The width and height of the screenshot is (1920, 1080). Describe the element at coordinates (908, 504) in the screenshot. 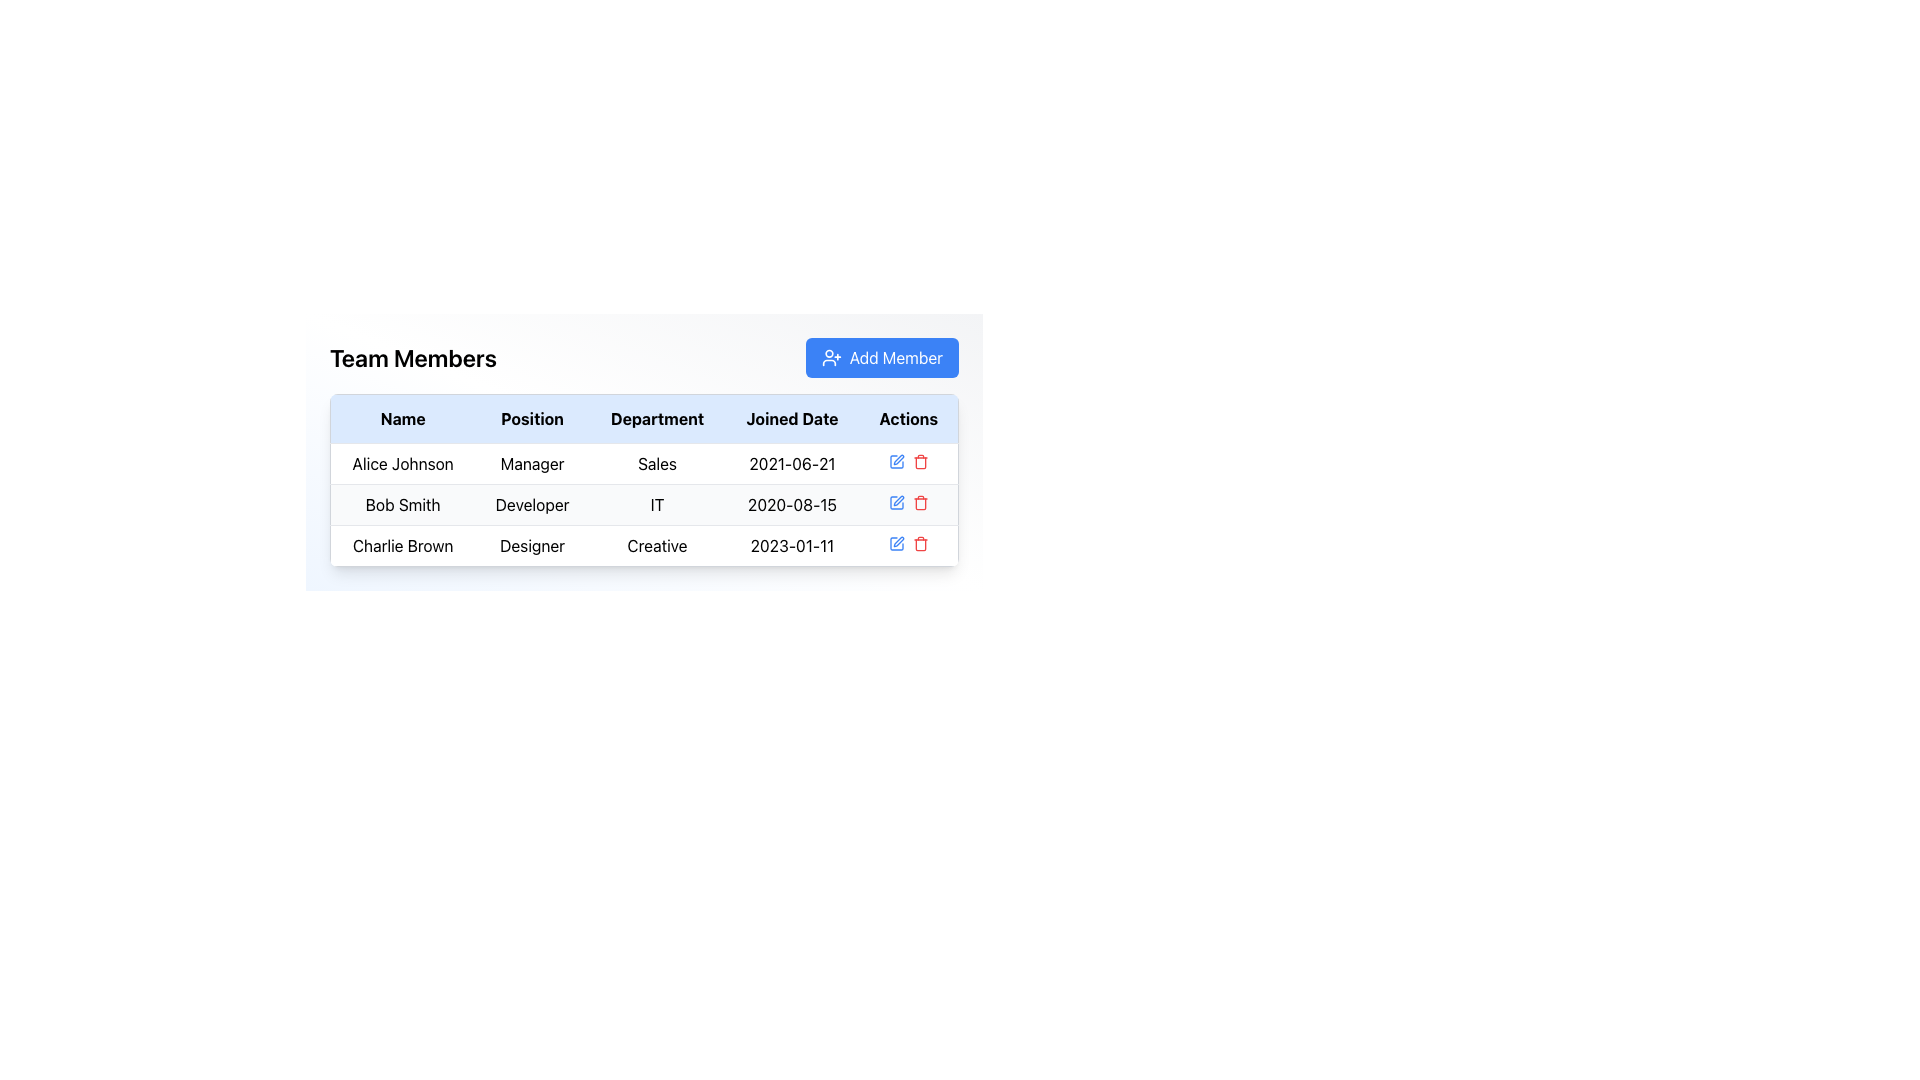

I see `the red trash bin icon for deletion located at the bottom-right corner of the 'Actions' column for 'Bob Smith'` at that location.